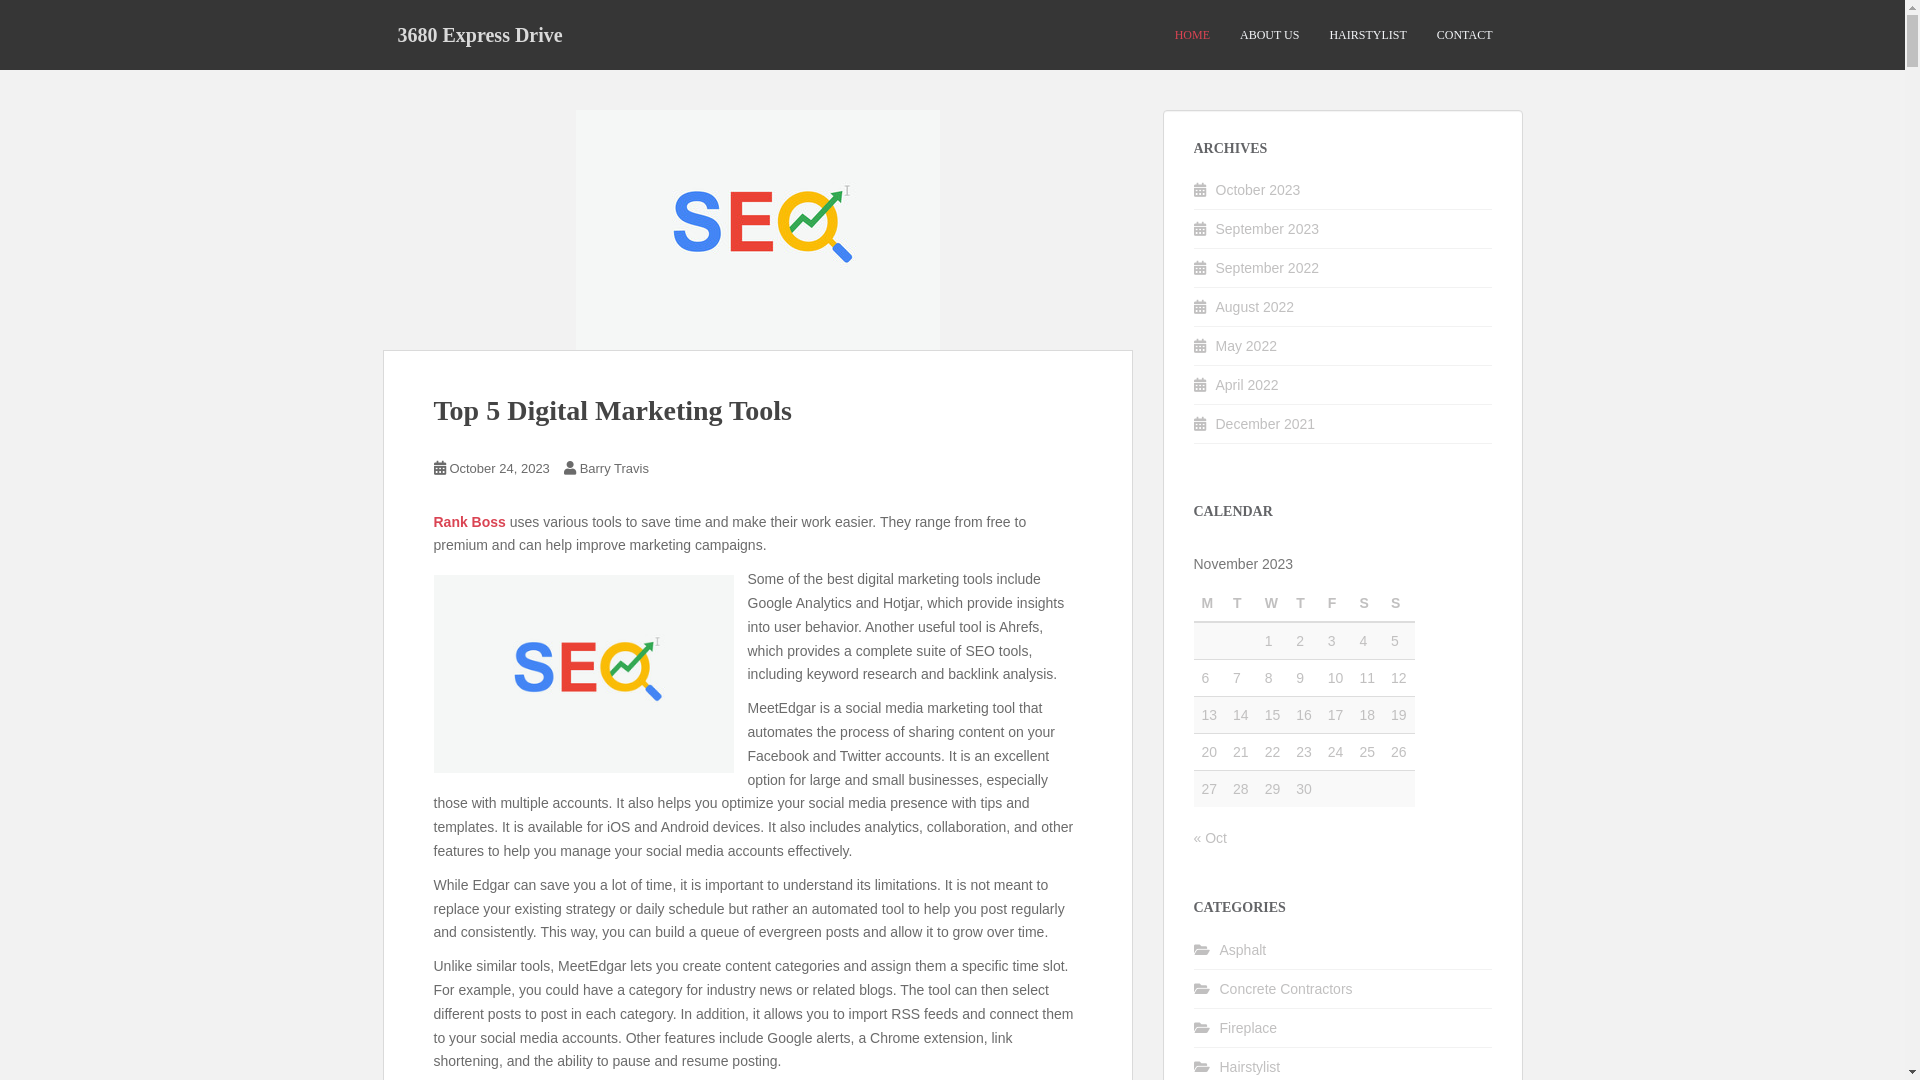 The height and width of the screenshot is (1080, 1920). Describe the element at coordinates (1242, 948) in the screenshot. I see `'Asphalt'` at that location.